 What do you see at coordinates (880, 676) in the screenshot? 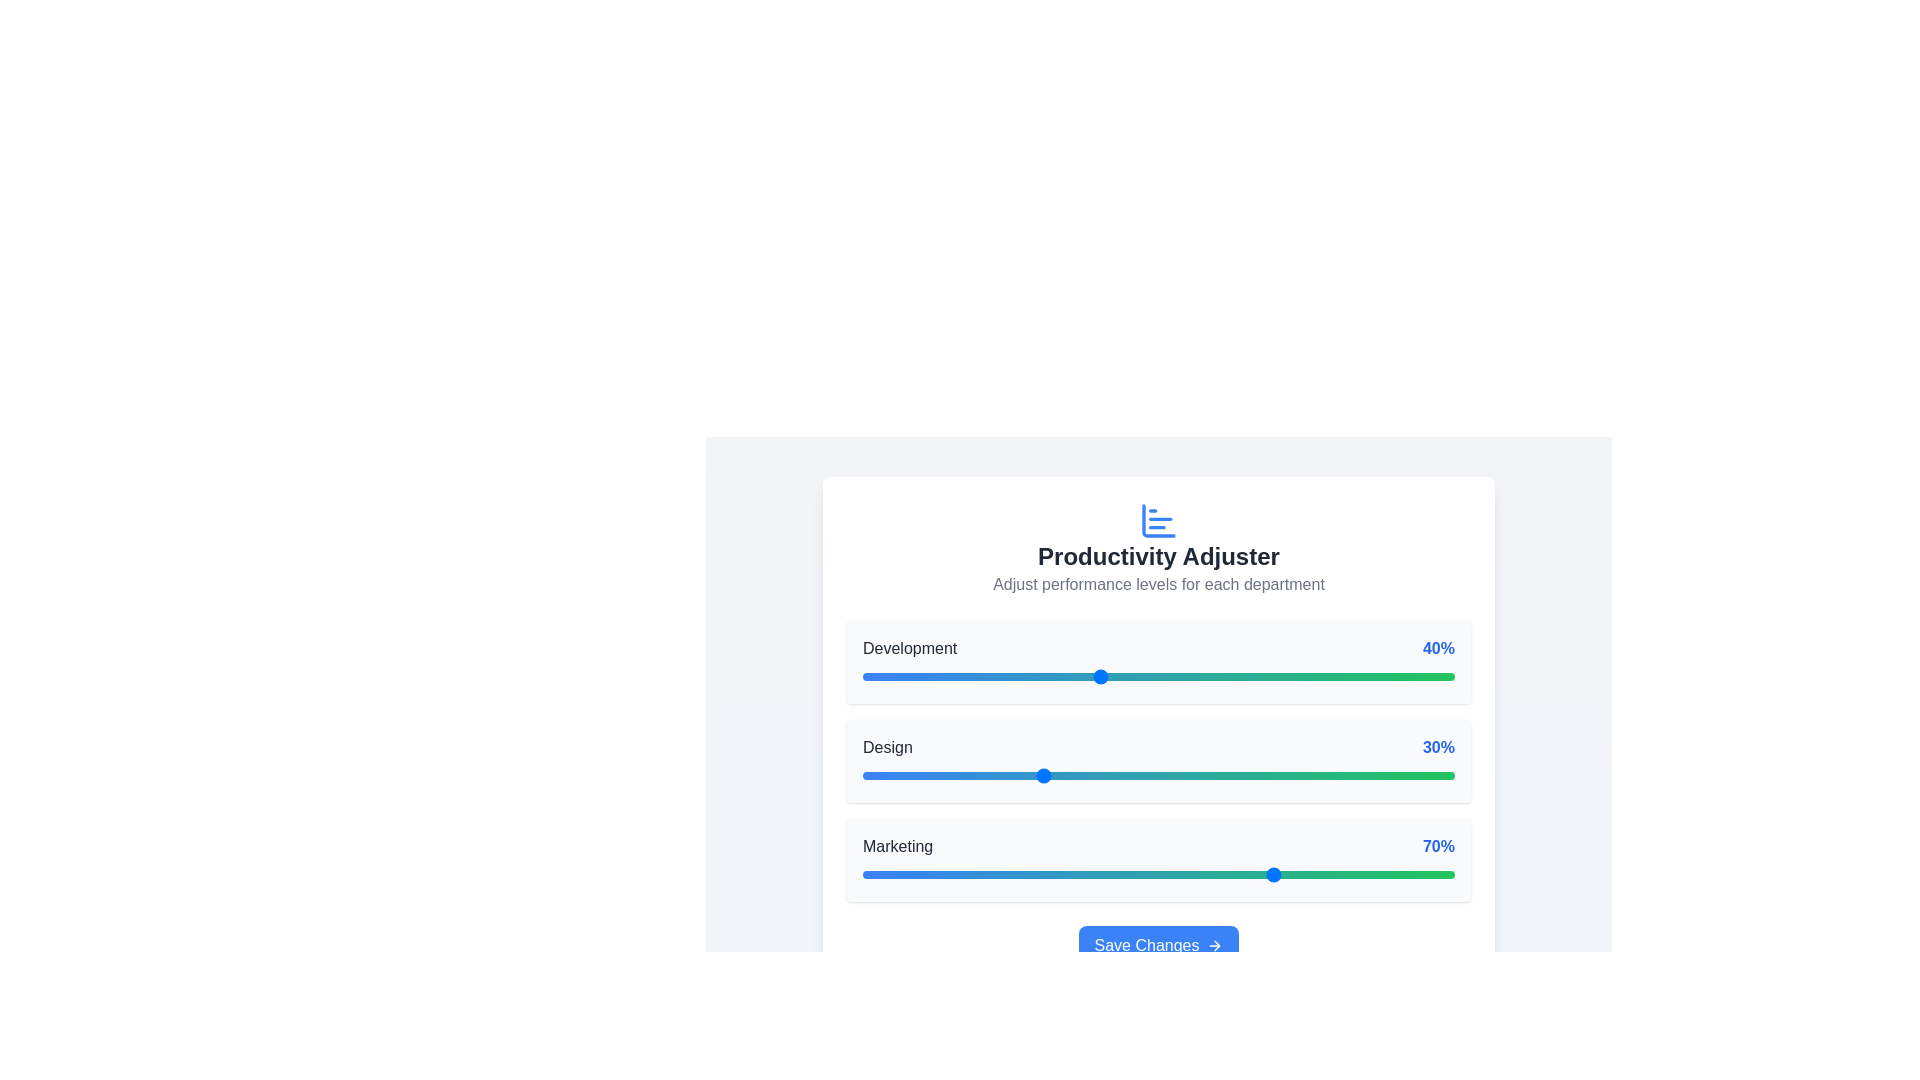
I see `the slider value` at bounding box center [880, 676].